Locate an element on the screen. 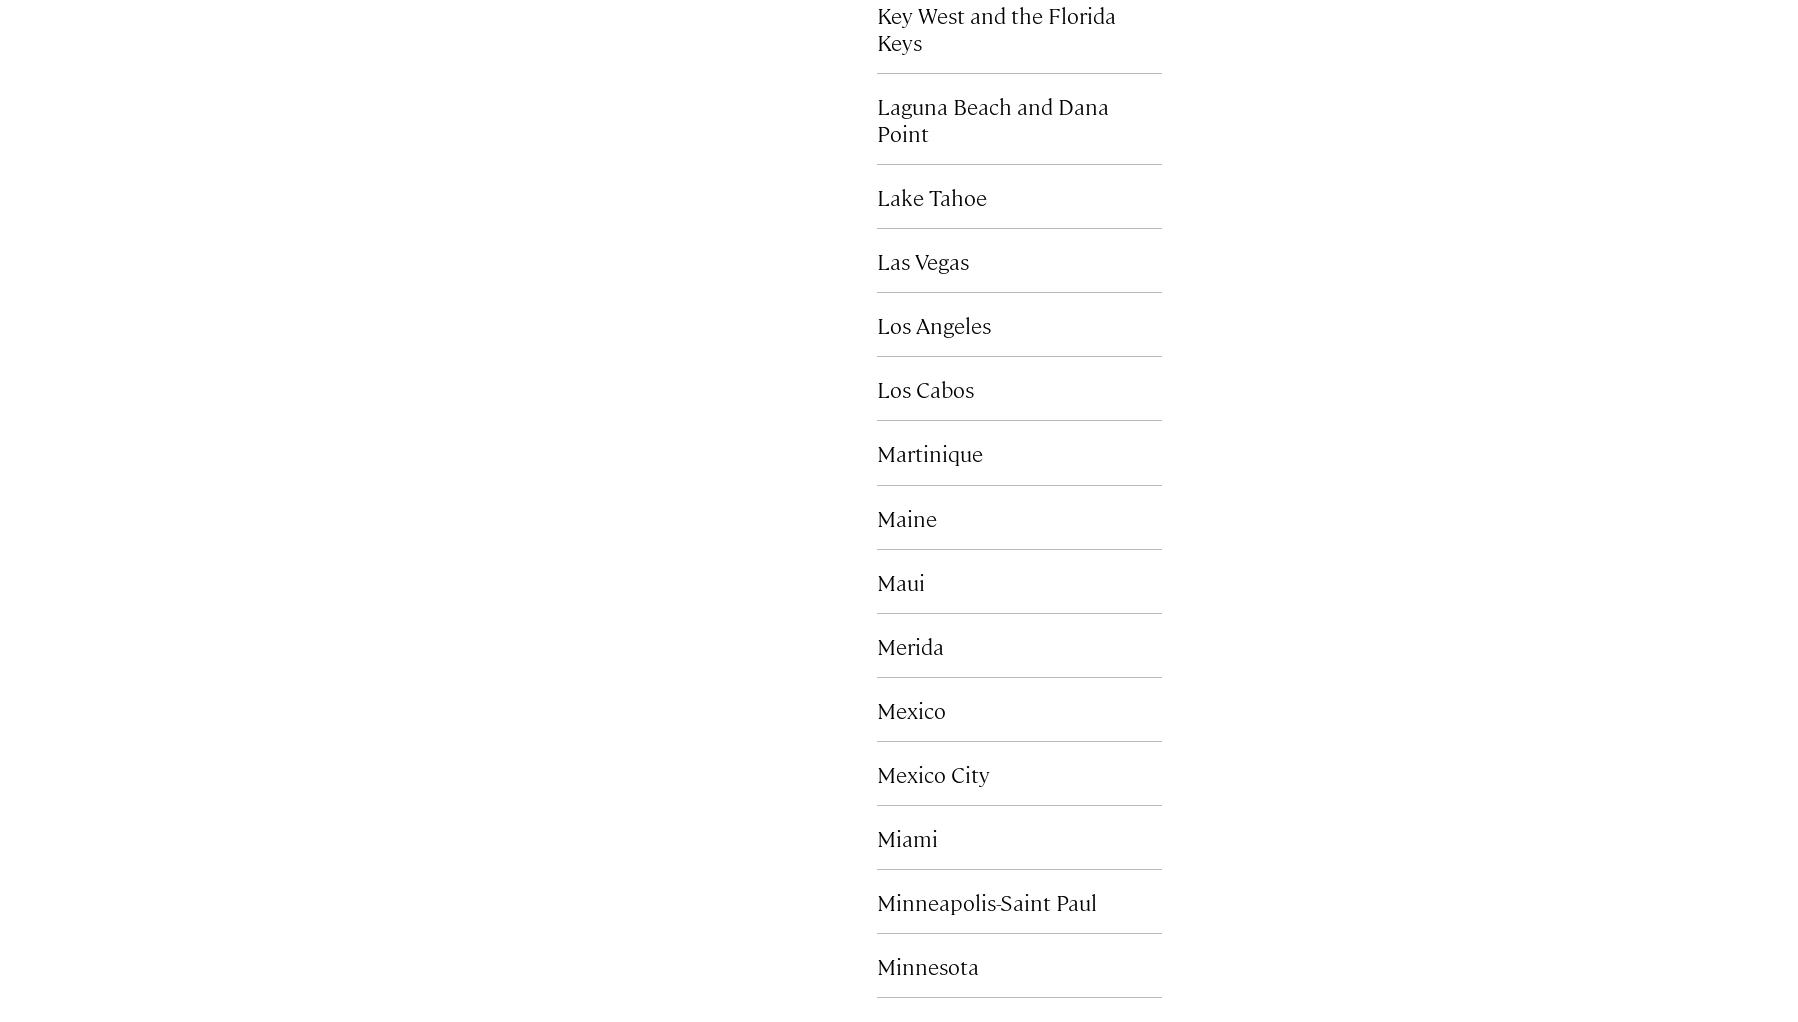  'Lake Tahoe' is located at coordinates (931, 196).